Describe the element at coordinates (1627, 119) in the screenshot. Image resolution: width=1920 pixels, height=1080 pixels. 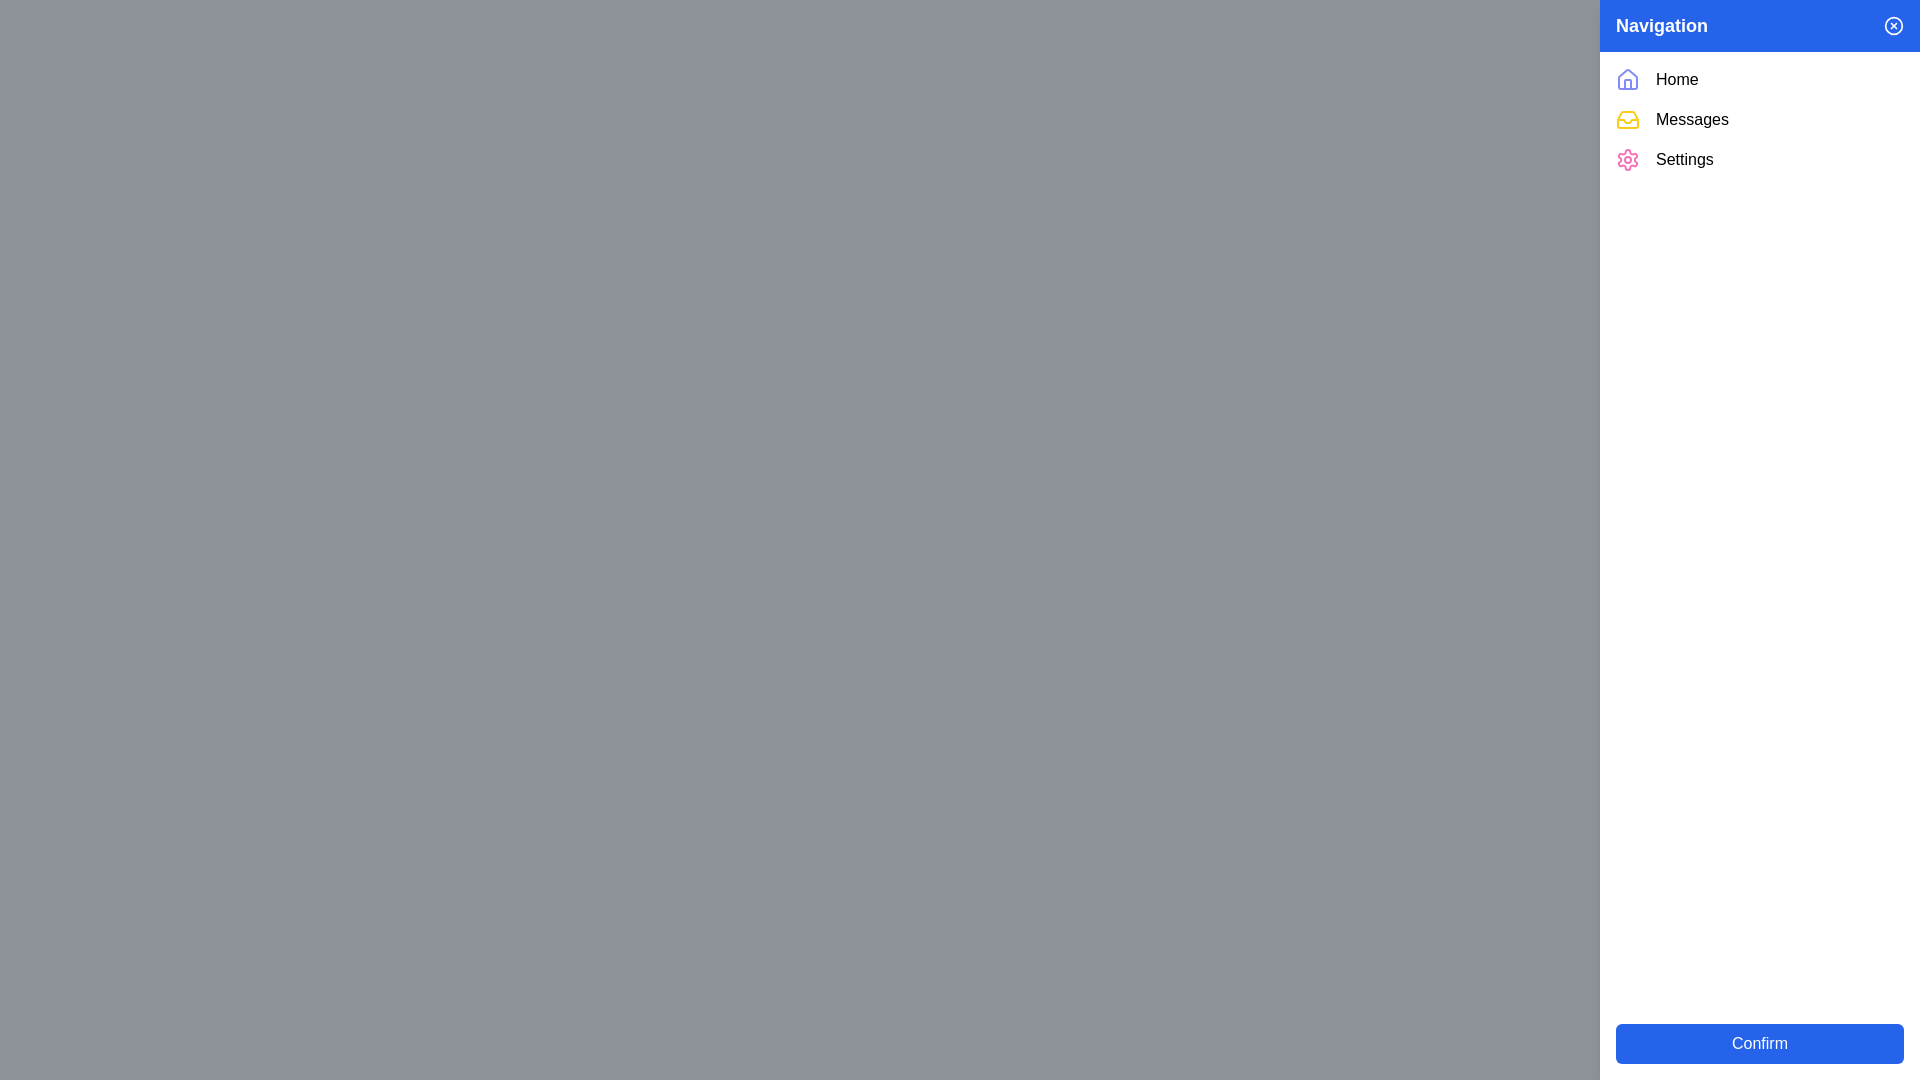
I see `the 'Messages' icon in the navigation menu, which is the second item below 'Home' and above 'Settings'` at that location.